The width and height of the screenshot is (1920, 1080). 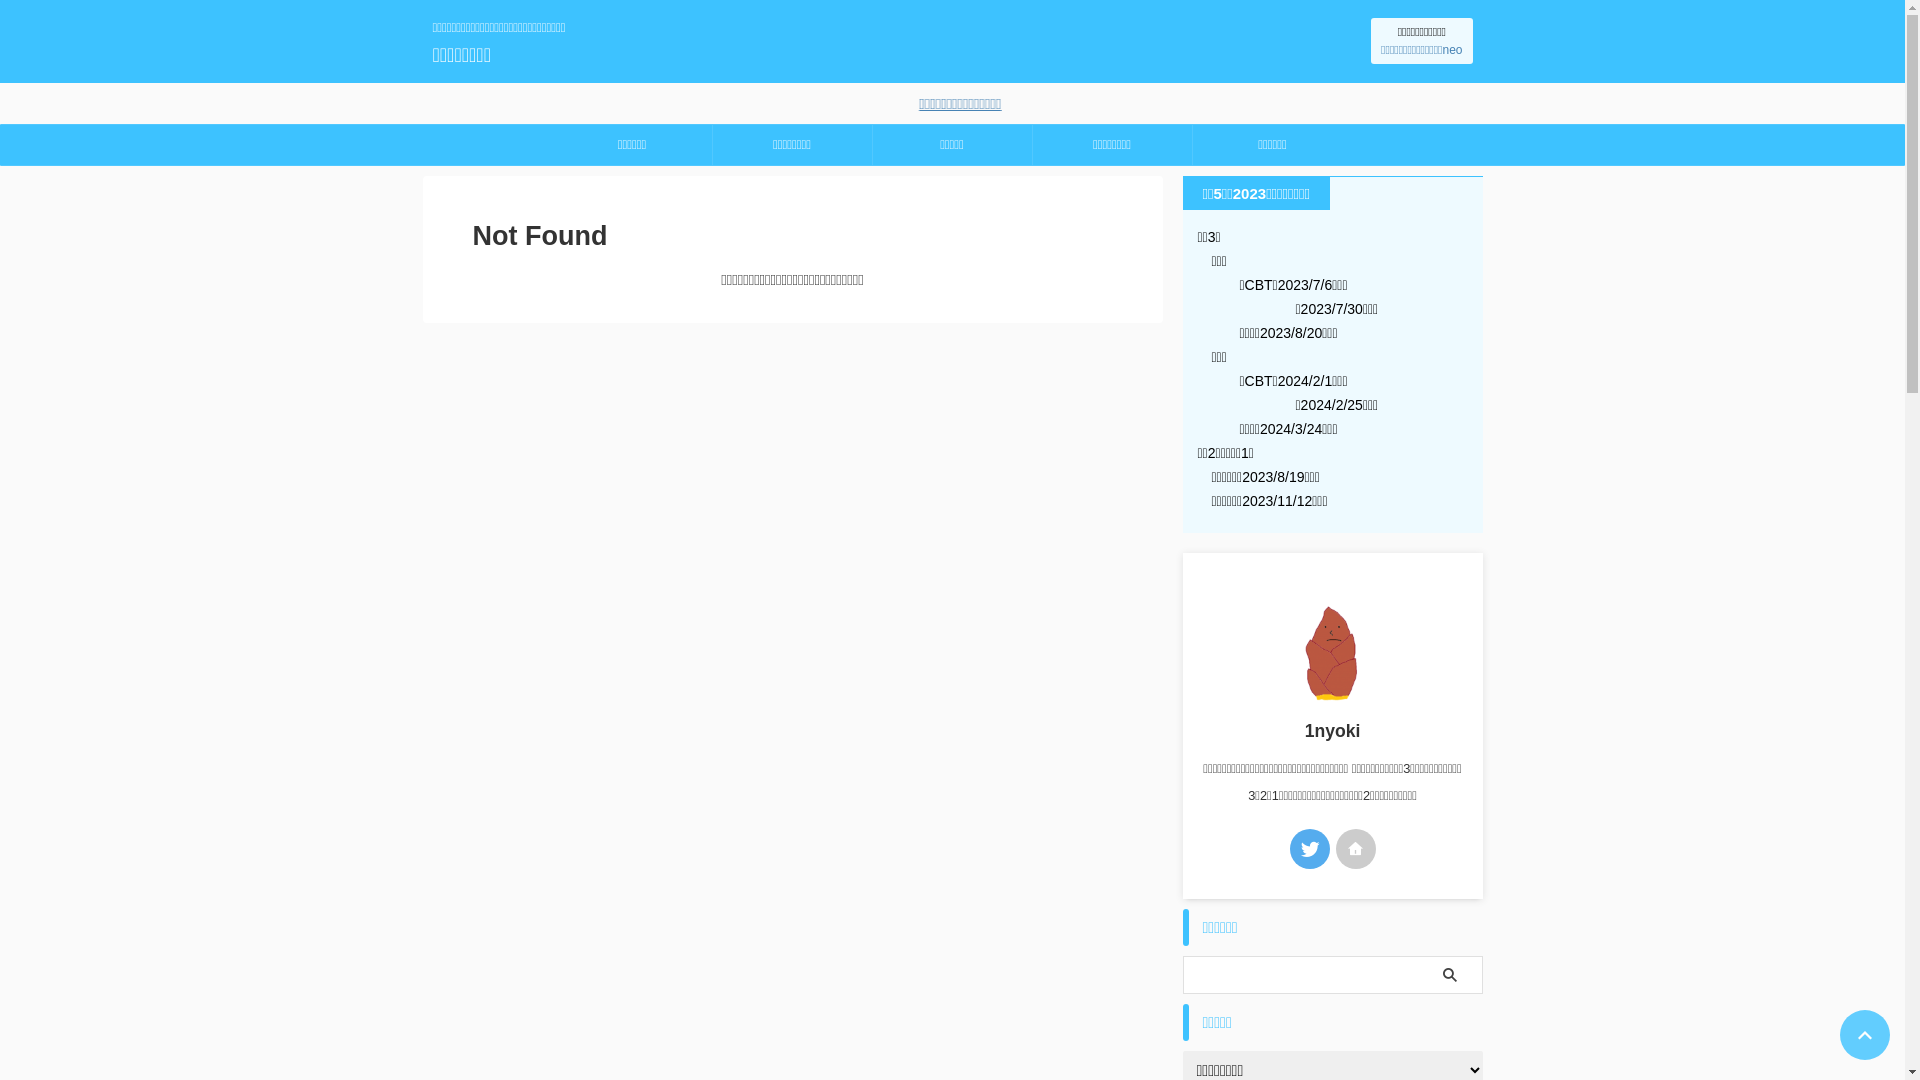 What do you see at coordinates (1356, 848) in the screenshot?
I see `'home'` at bounding box center [1356, 848].